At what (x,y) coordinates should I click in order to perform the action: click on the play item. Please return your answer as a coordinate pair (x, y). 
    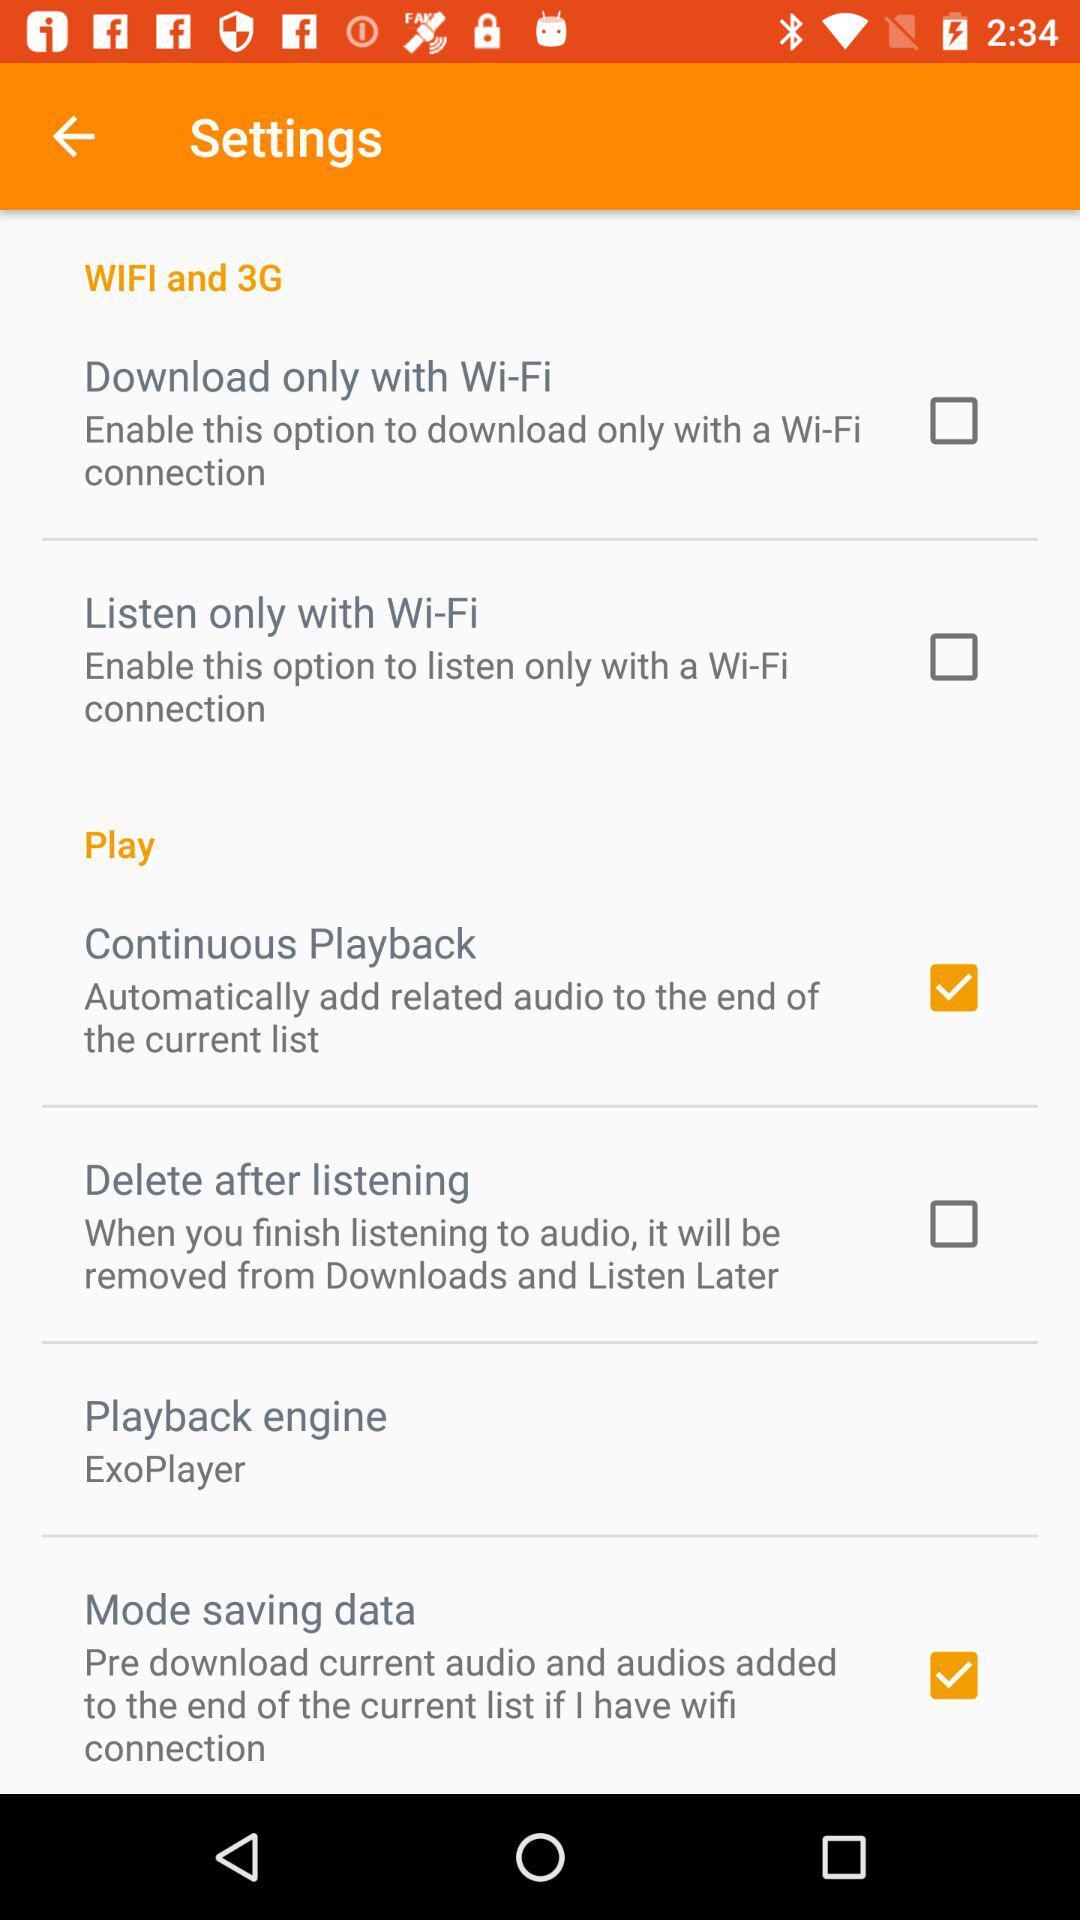
    Looking at the image, I should click on (540, 822).